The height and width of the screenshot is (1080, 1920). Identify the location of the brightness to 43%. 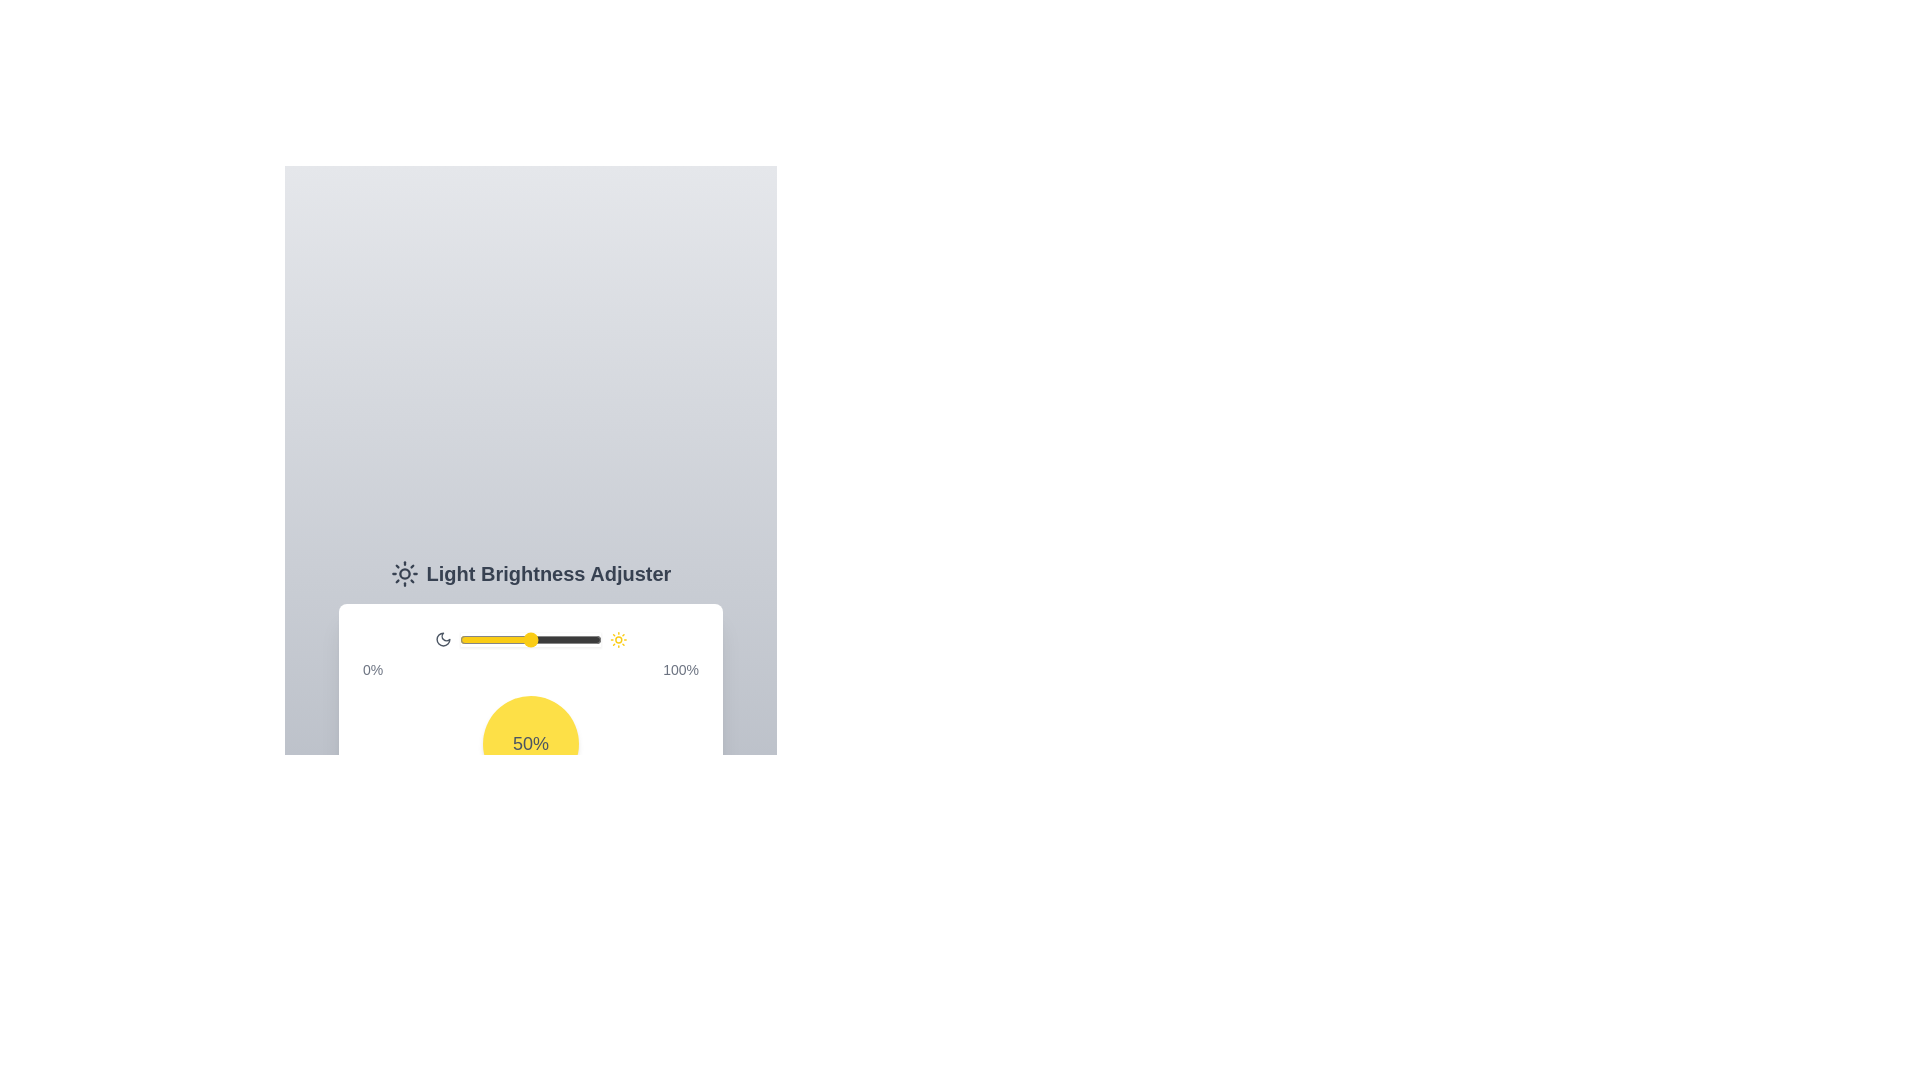
(521, 640).